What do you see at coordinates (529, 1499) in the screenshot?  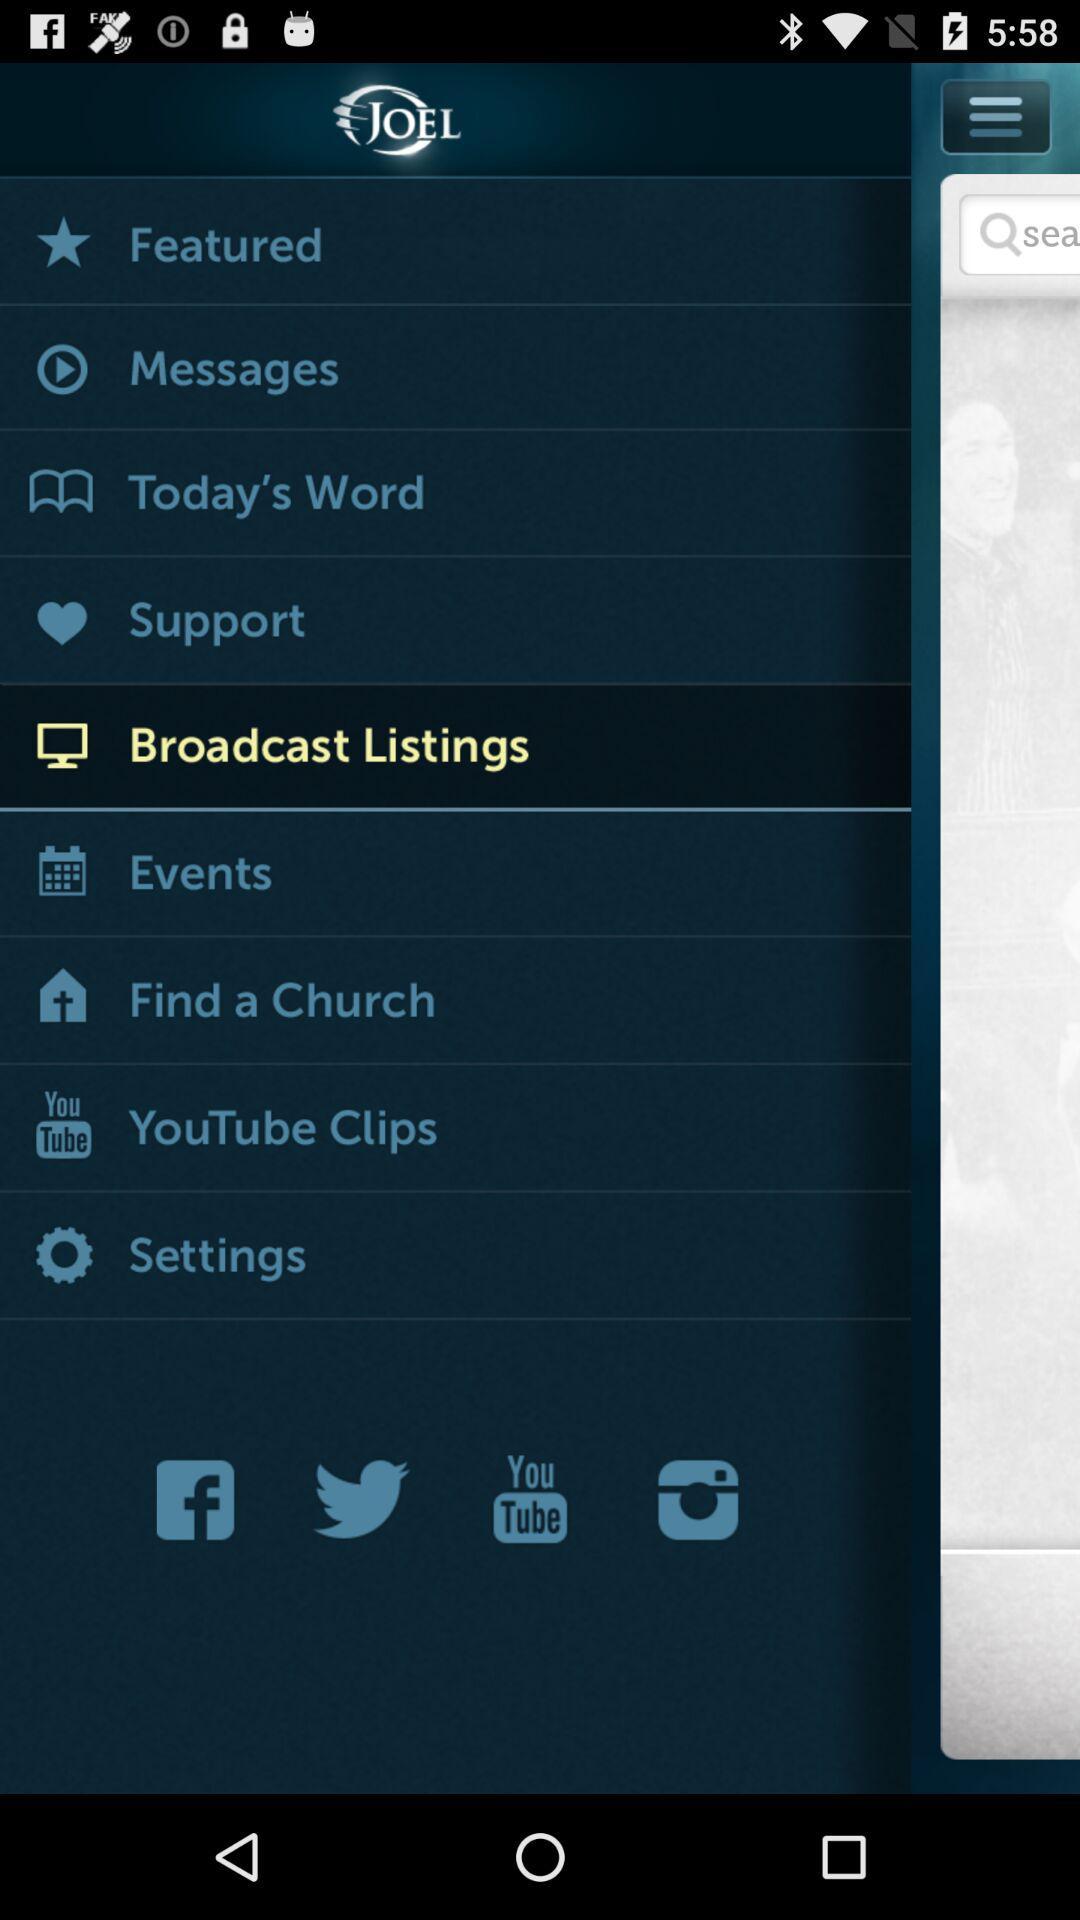 I see `open joel 's youtube page` at bounding box center [529, 1499].